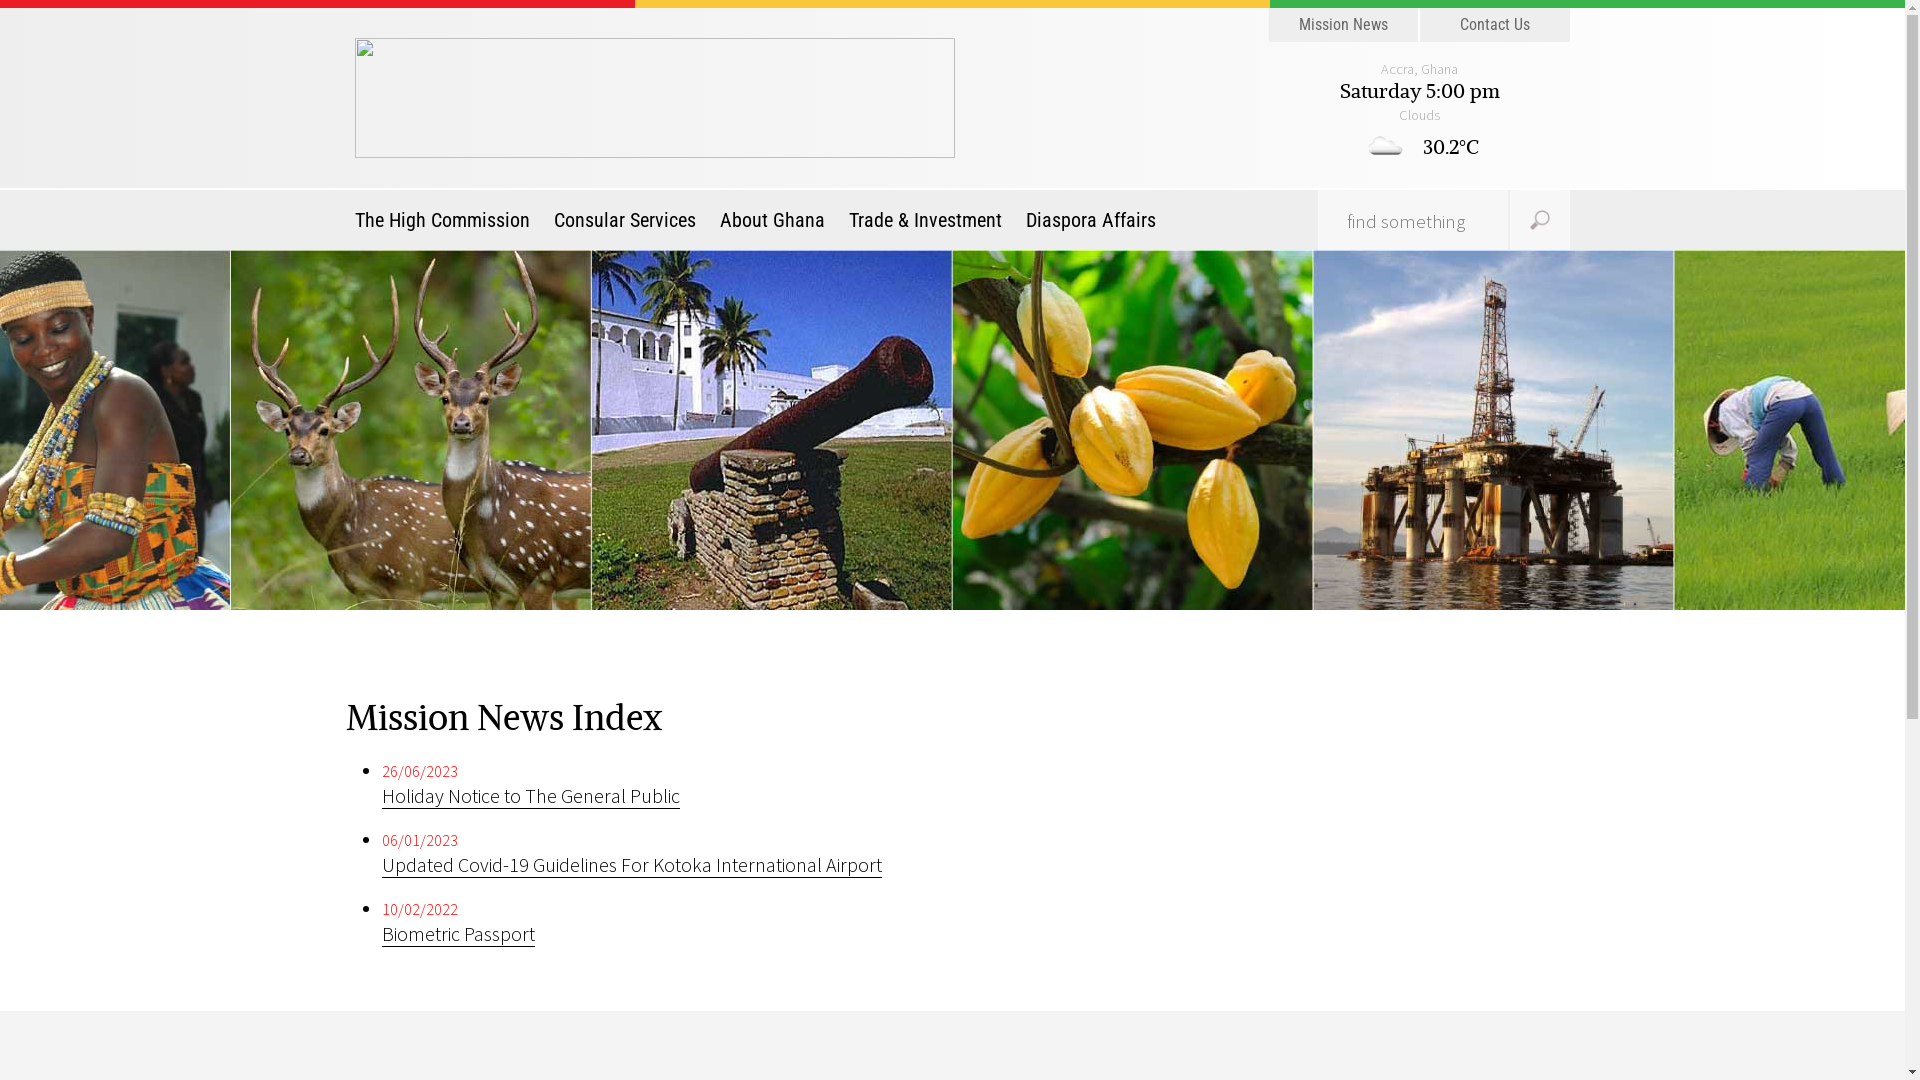 This screenshot has width=1920, height=1080. Describe the element at coordinates (1267, 24) in the screenshot. I see `'Mission News'` at that location.